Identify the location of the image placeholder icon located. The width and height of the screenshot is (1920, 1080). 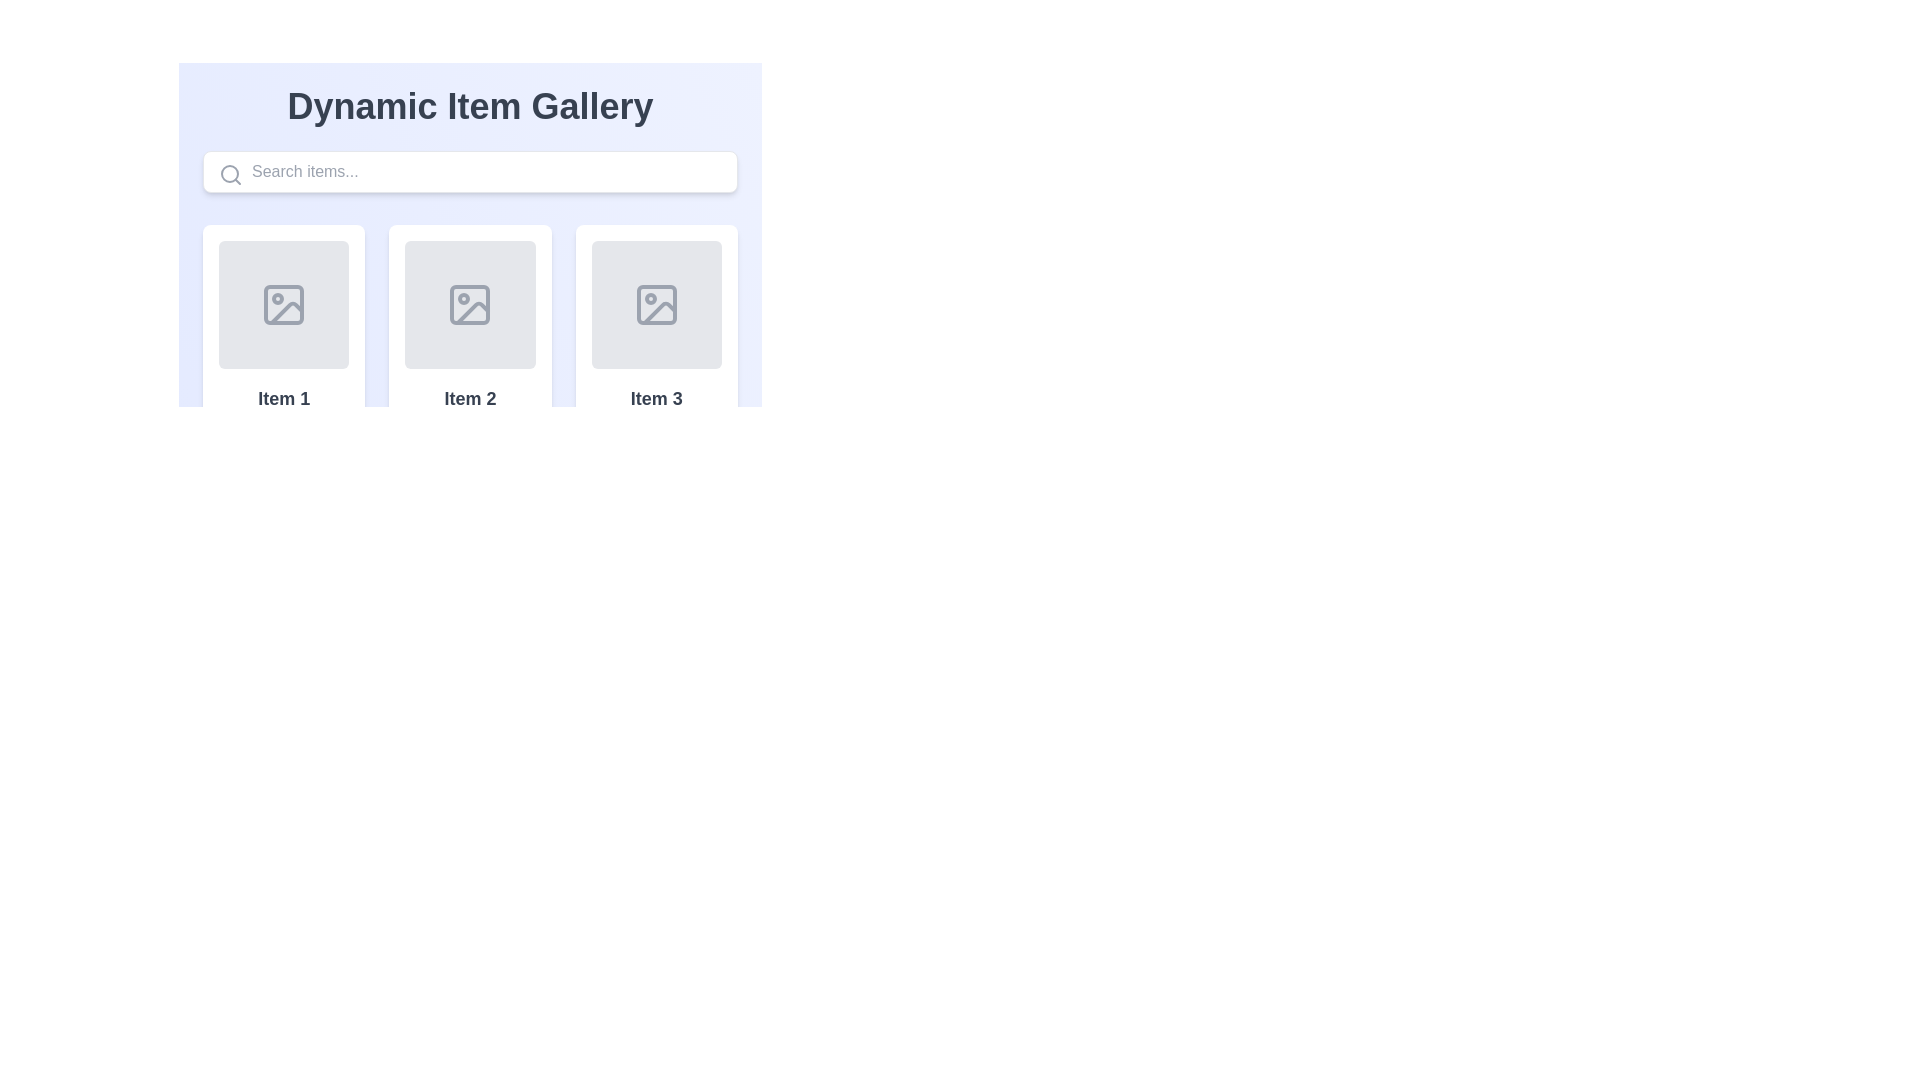
(469, 304).